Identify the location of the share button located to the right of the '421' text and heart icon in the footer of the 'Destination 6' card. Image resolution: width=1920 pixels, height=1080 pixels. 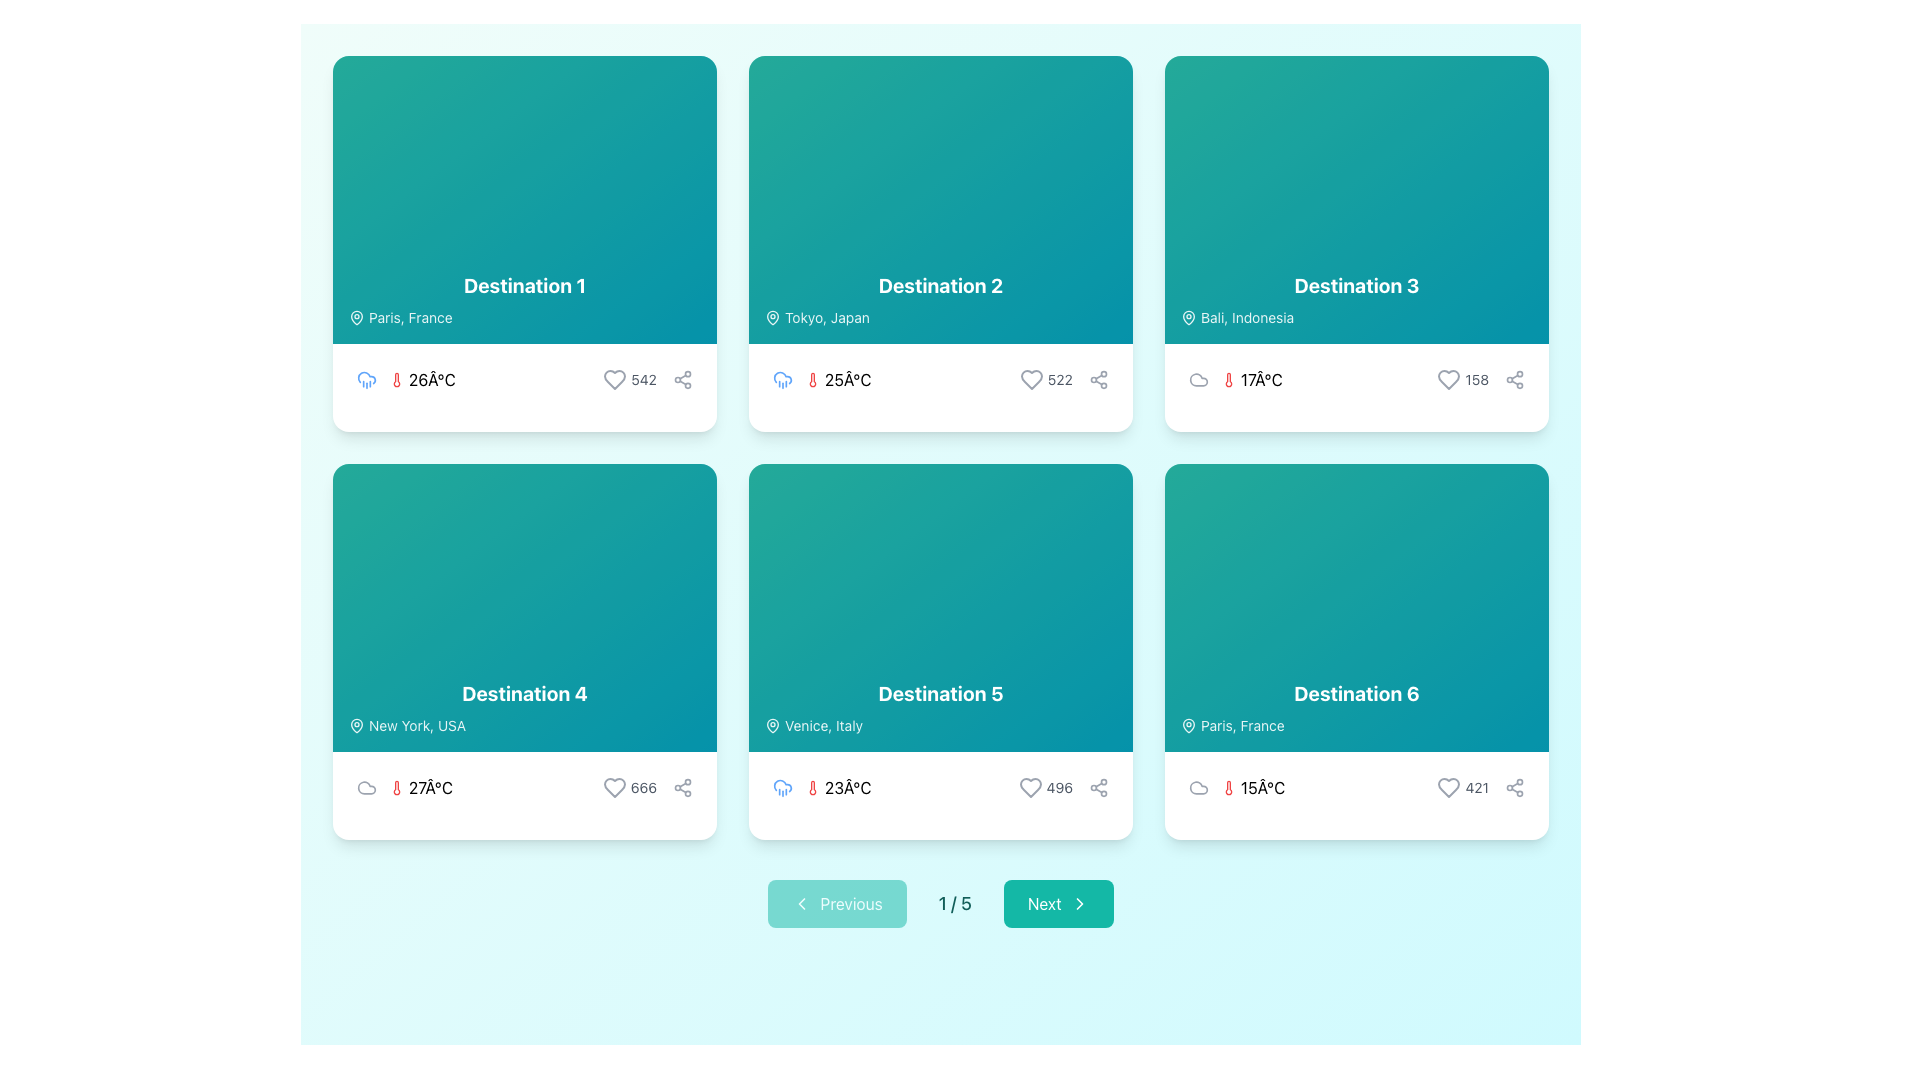
(1515, 786).